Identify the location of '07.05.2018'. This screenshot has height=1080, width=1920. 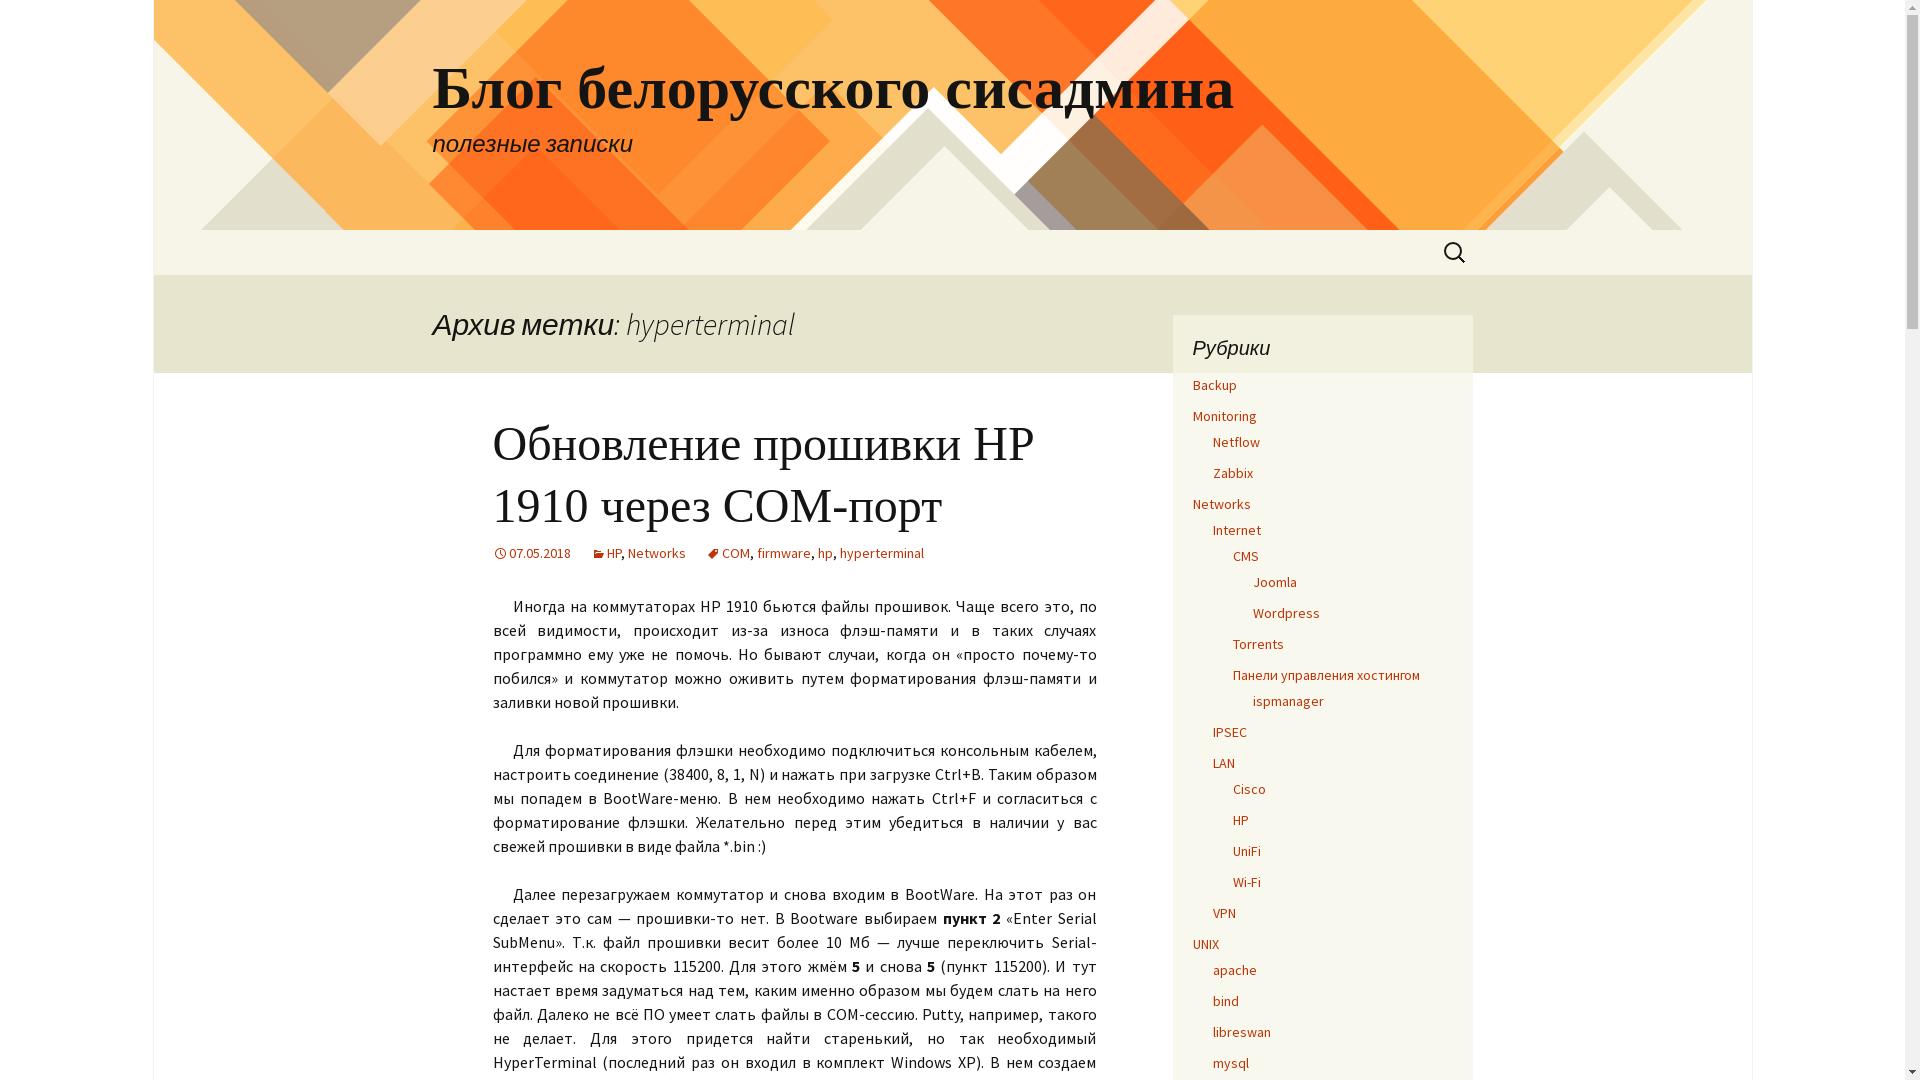
(531, 552).